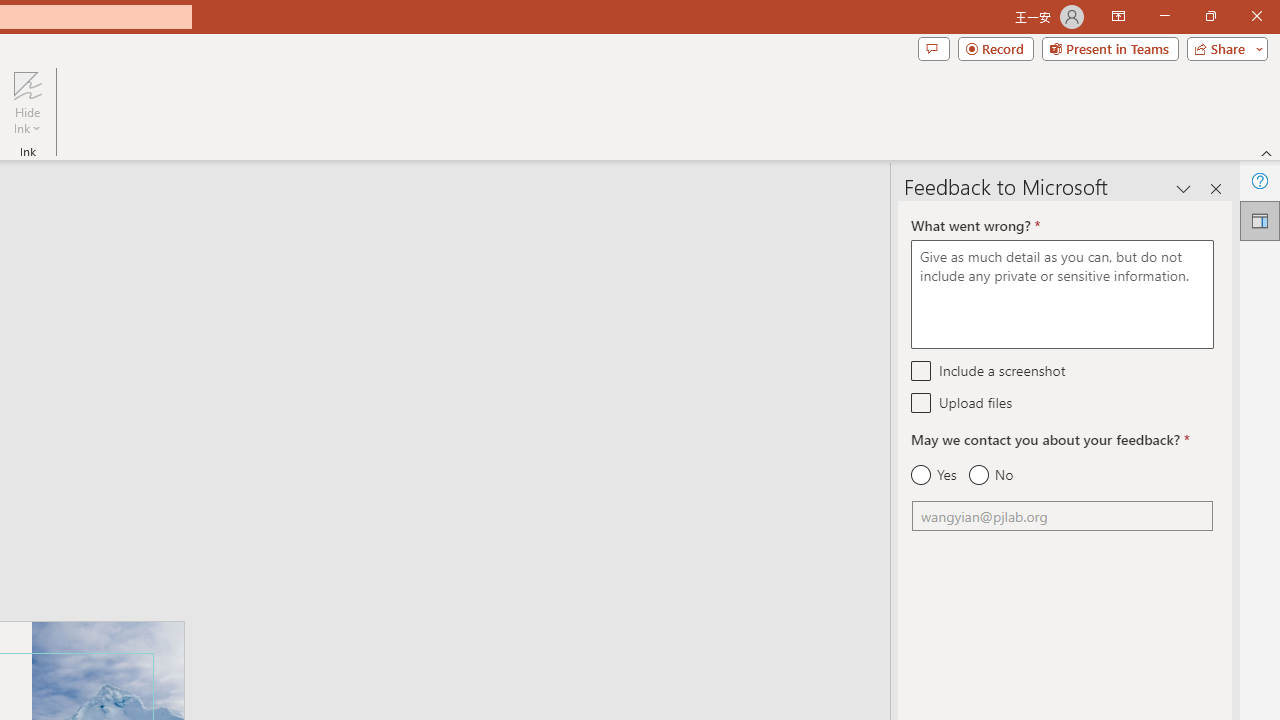  What do you see at coordinates (27, 103) in the screenshot?
I see `'Hide Ink'` at bounding box center [27, 103].